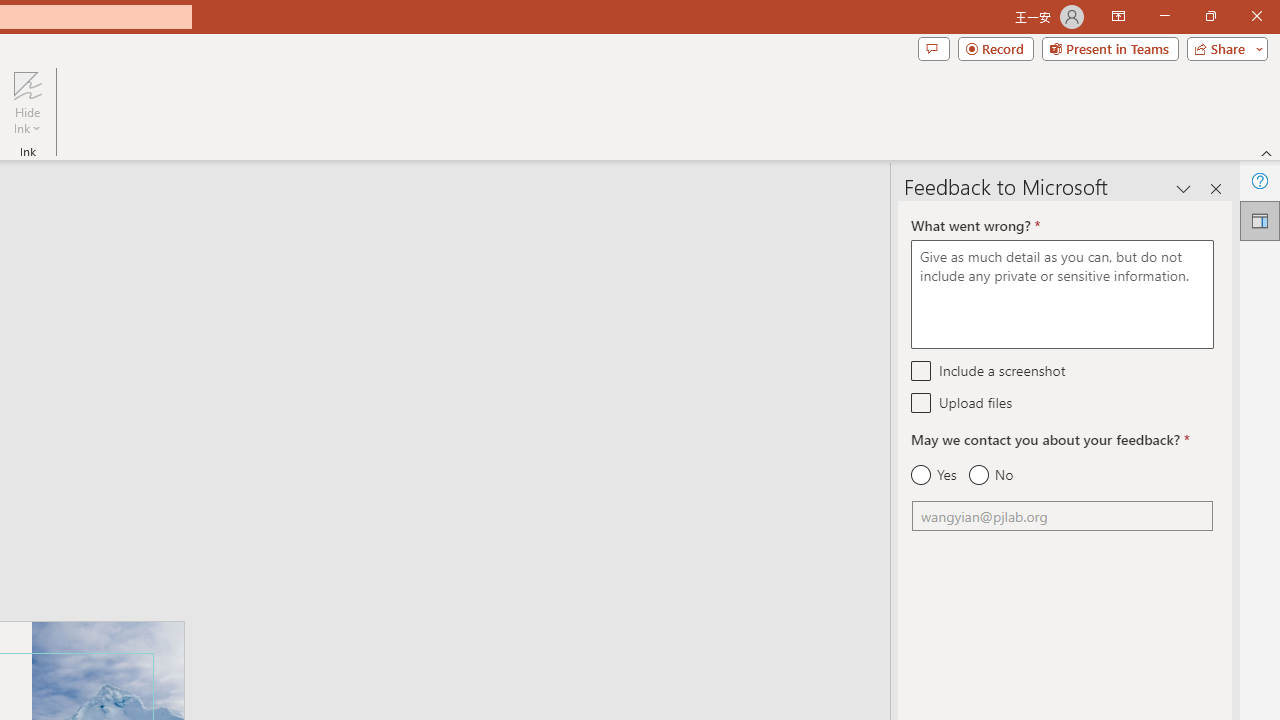  What do you see at coordinates (27, 103) in the screenshot?
I see `'Hide Ink'` at bounding box center [27, 103].